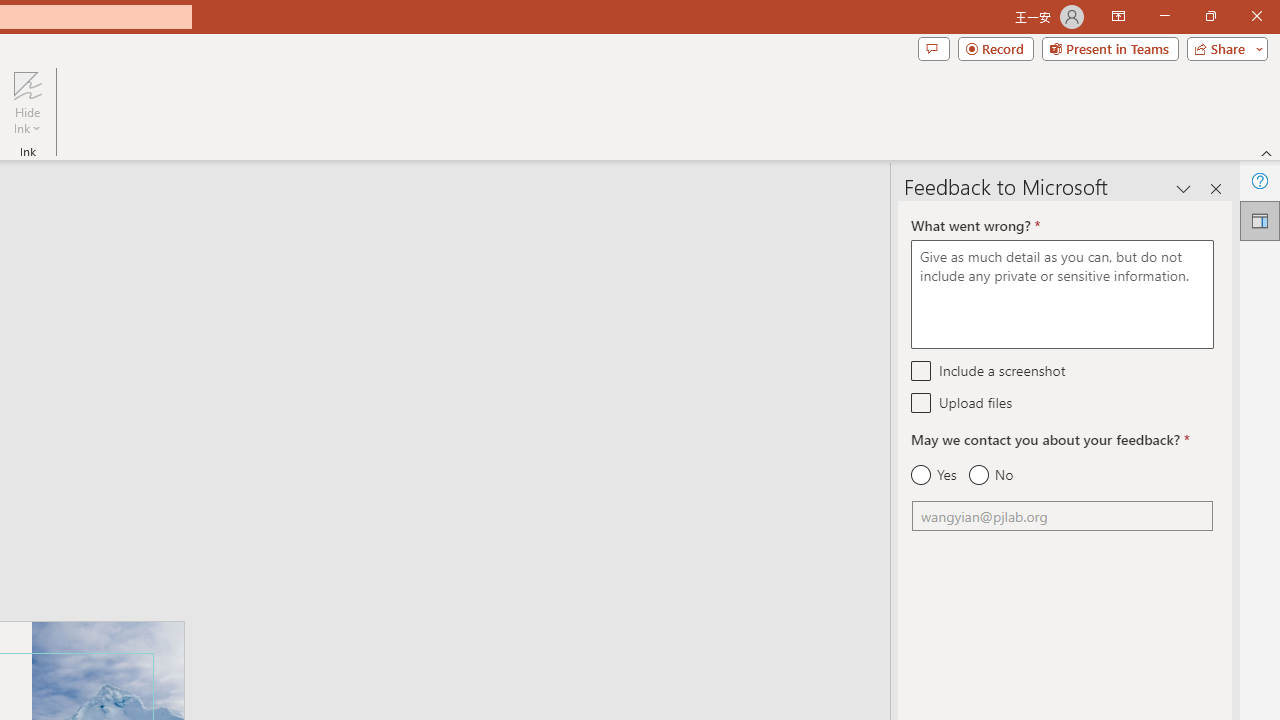  What do you see at coordinates (27, 103) in the screenshot?
I see `'Hide Ink'` at bounding box center [27, 103].